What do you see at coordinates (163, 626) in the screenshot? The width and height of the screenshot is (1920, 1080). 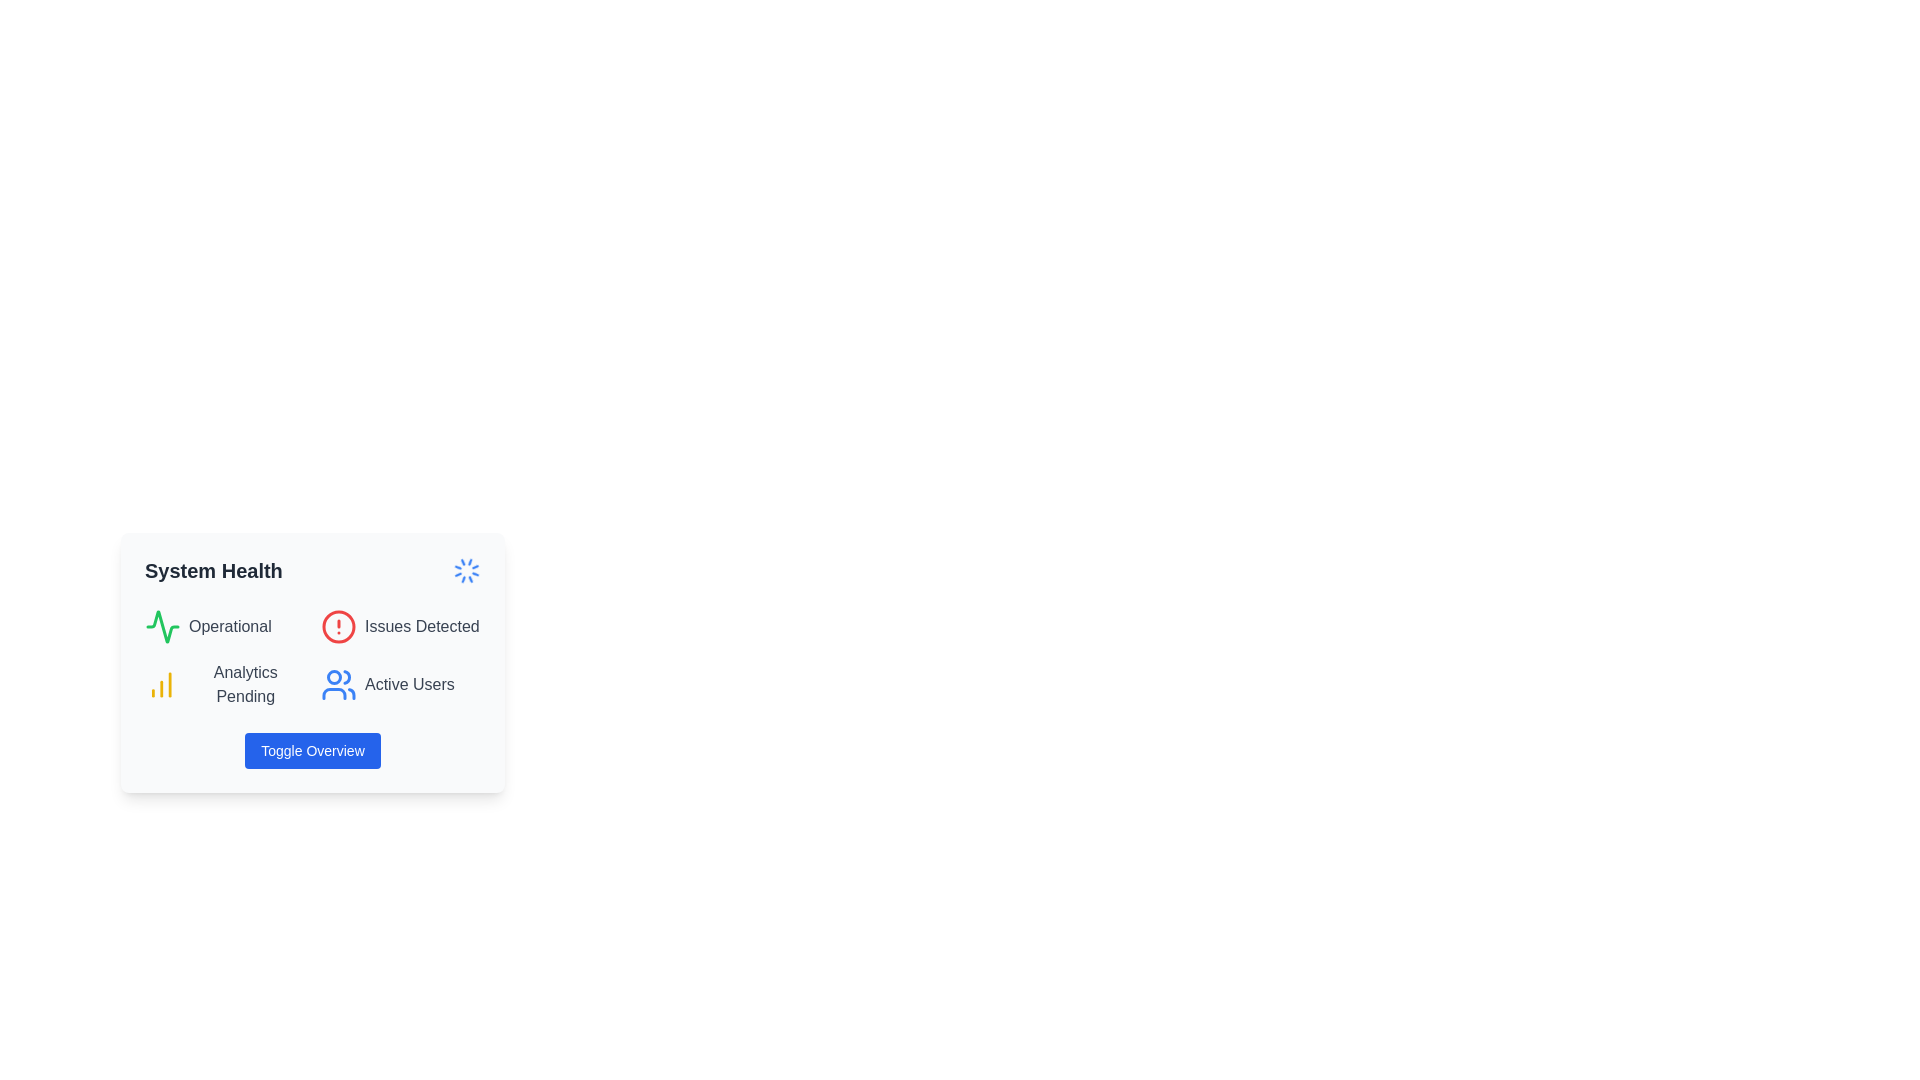 I see `system health icon located in the 'System Health' window, which indicates active and healthy functioning, adjacent to the label 'Operational.'` at bounding box center [163, 626].